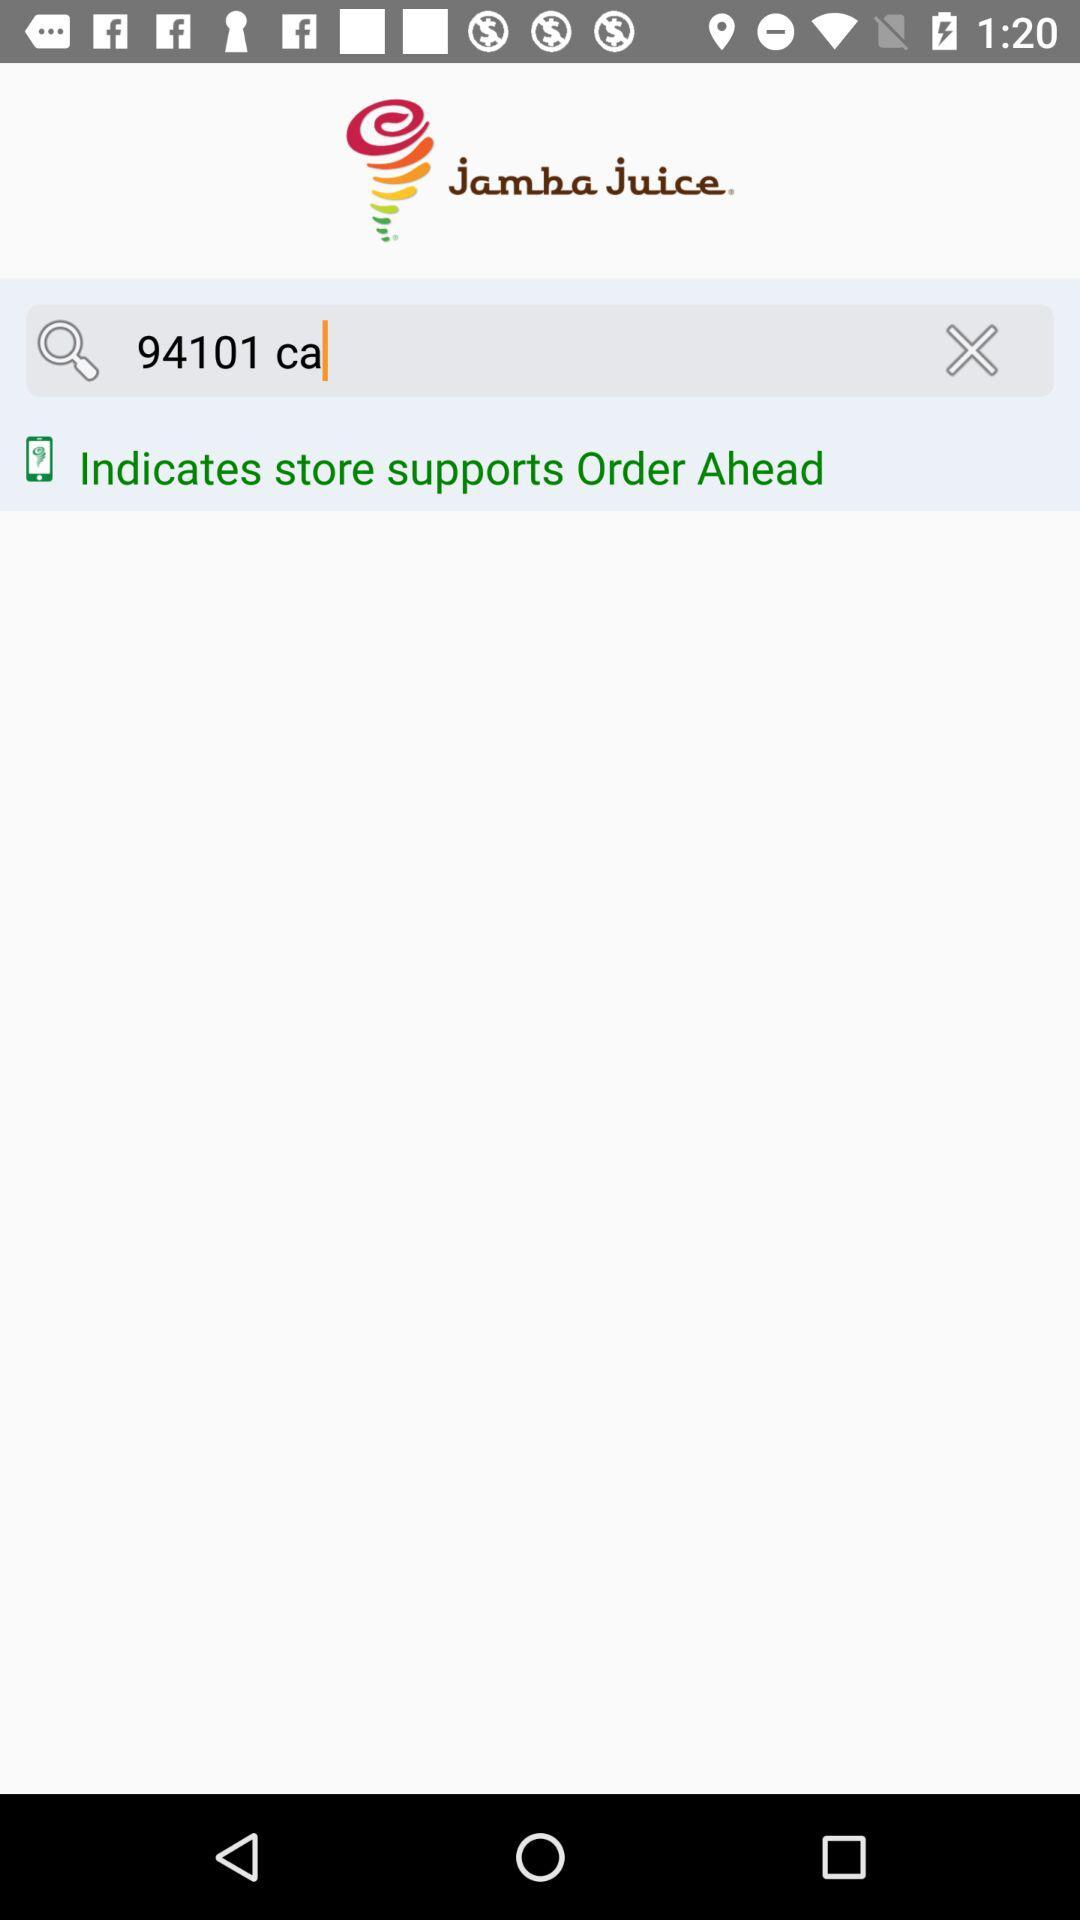  I want to click on the close icon, so click(977, 350).